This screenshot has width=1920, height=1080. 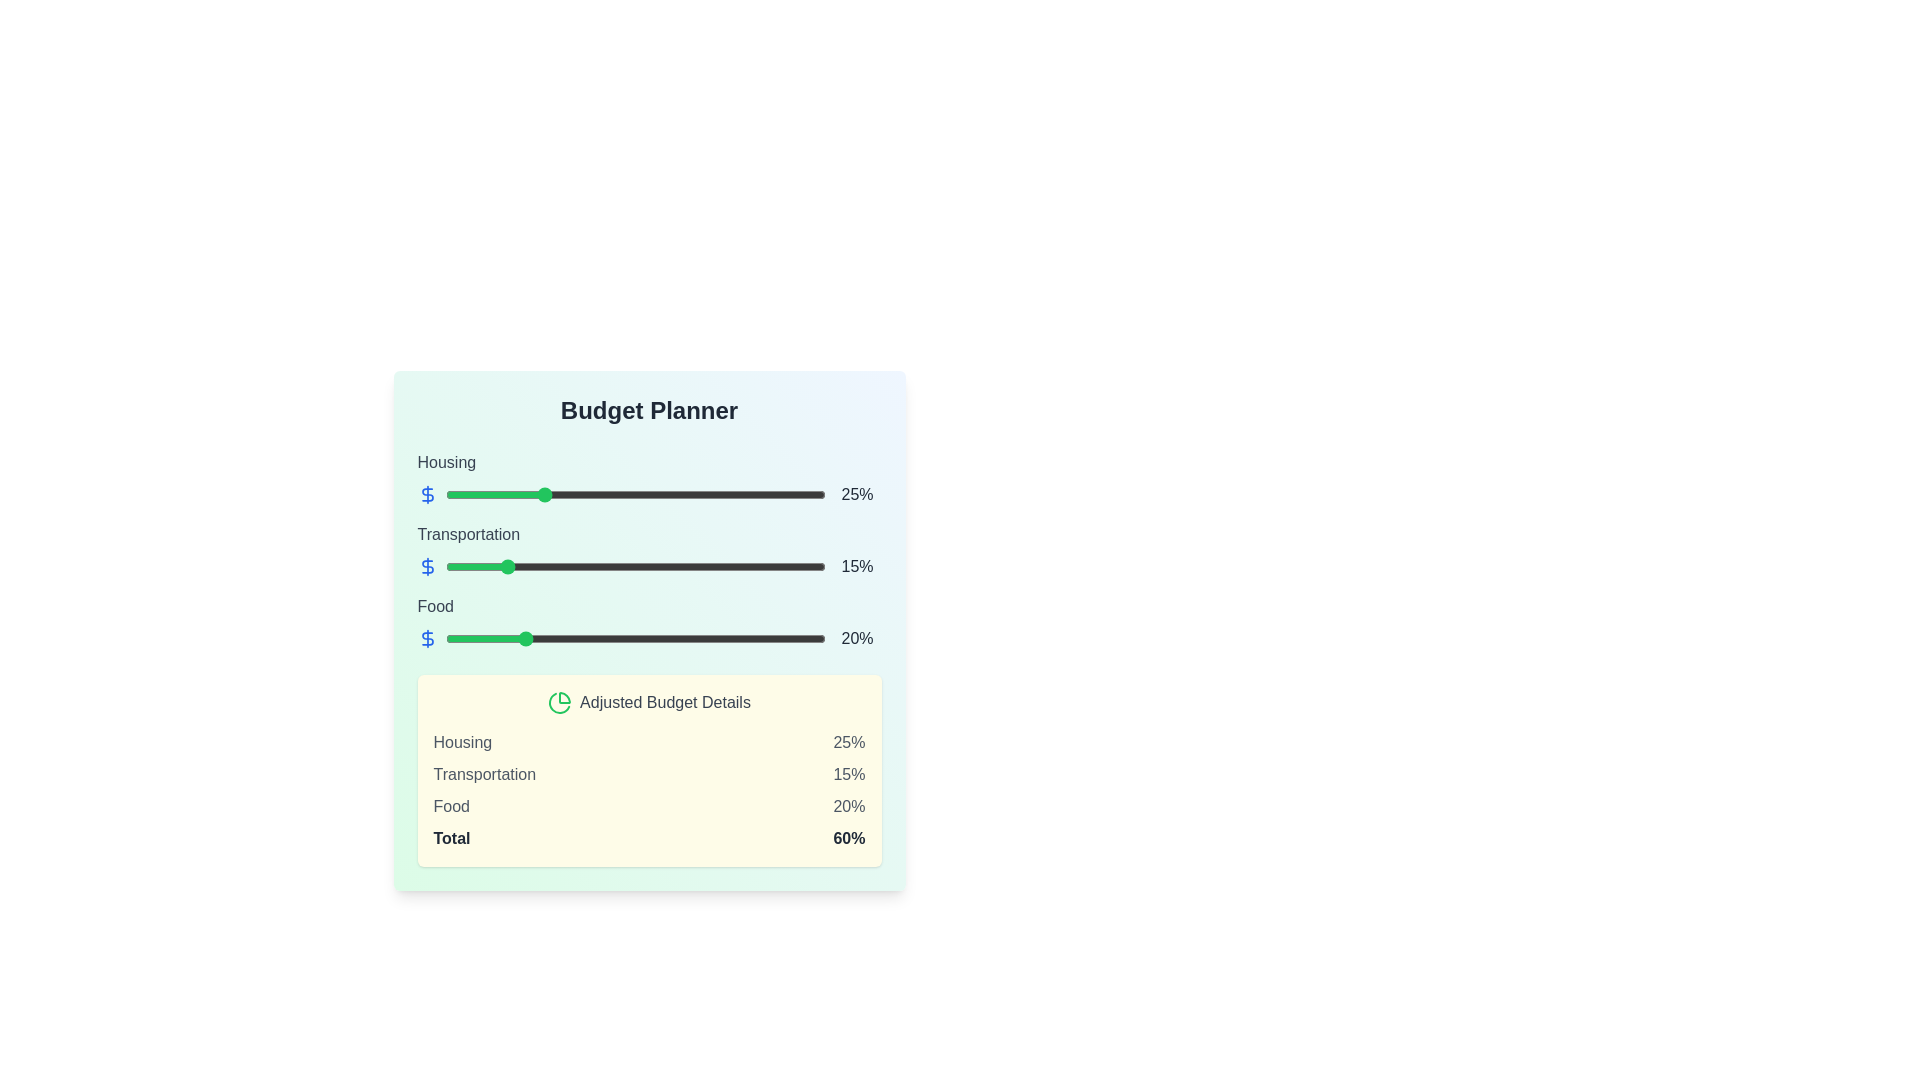 What do you see at coordinates (794, 567) in the screenshot?
I see `transportation budget percentage` at bounding box center [794, 567].